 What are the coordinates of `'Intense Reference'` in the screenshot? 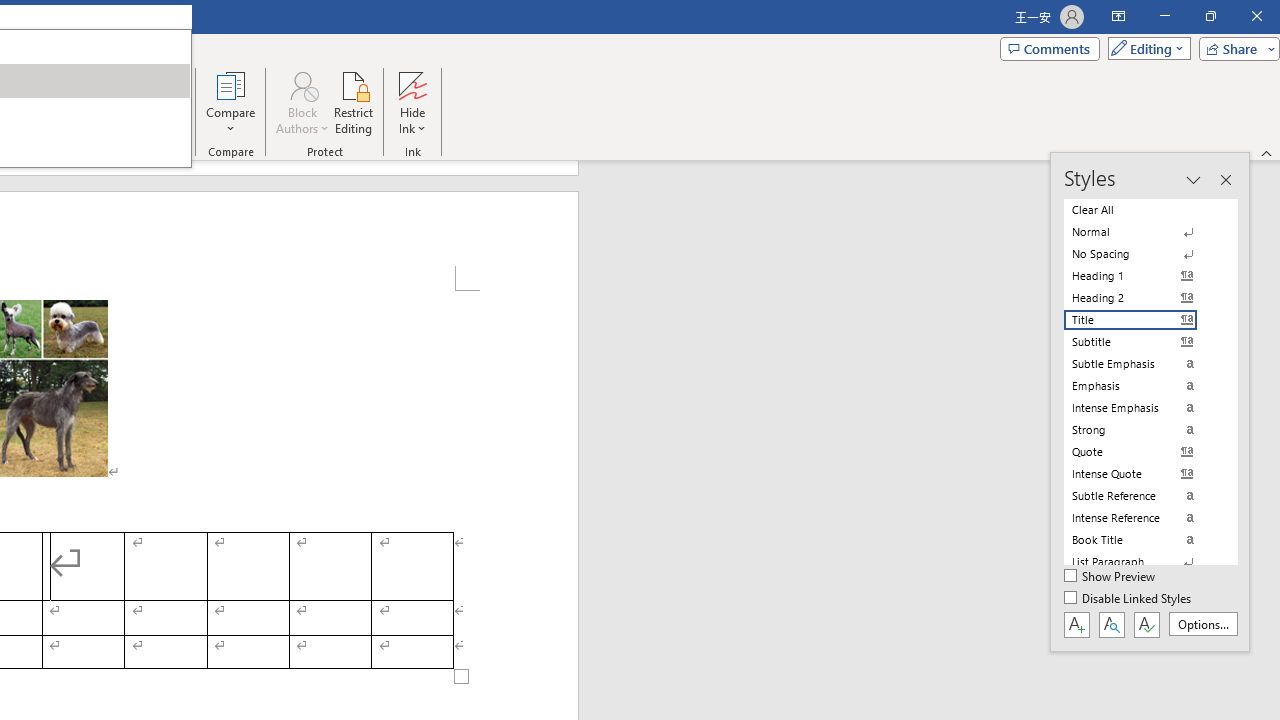 It's located at (1142, 517).